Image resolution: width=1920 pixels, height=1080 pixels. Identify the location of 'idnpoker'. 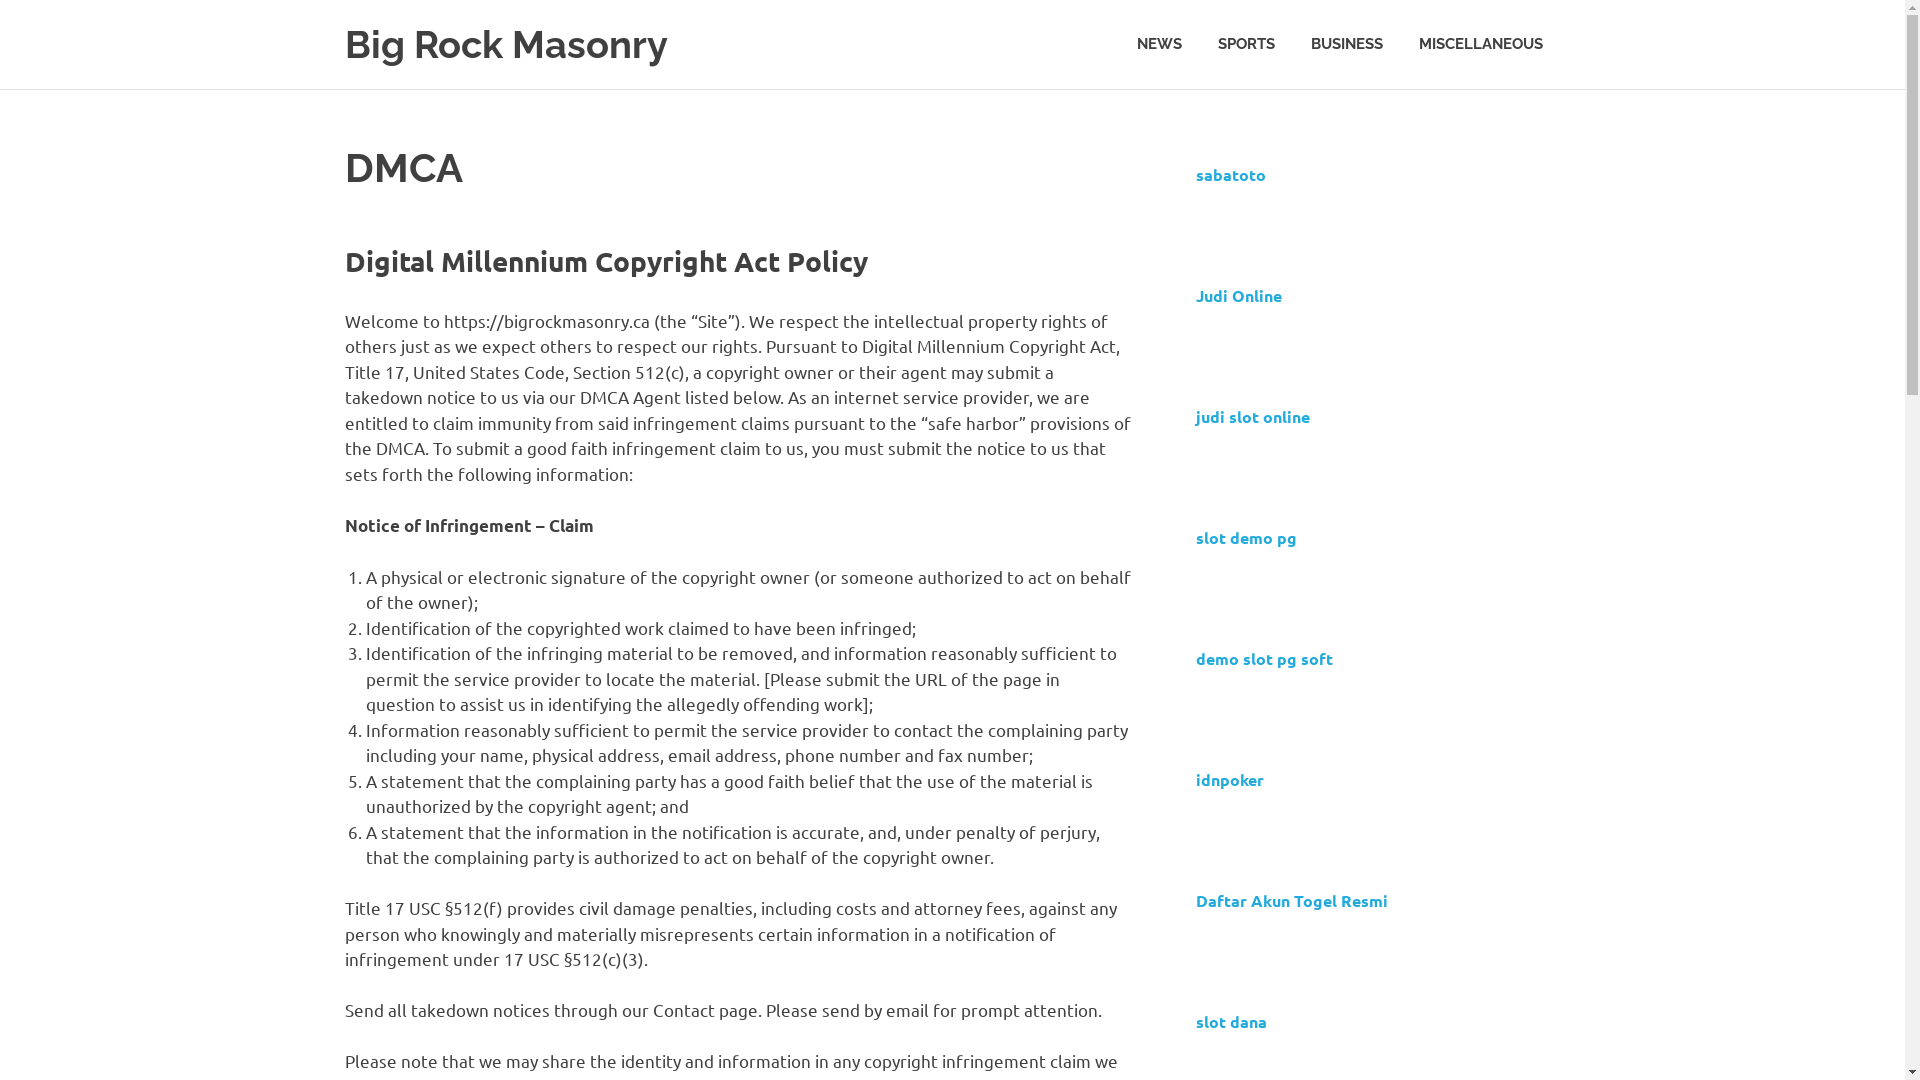
(1228, 778).